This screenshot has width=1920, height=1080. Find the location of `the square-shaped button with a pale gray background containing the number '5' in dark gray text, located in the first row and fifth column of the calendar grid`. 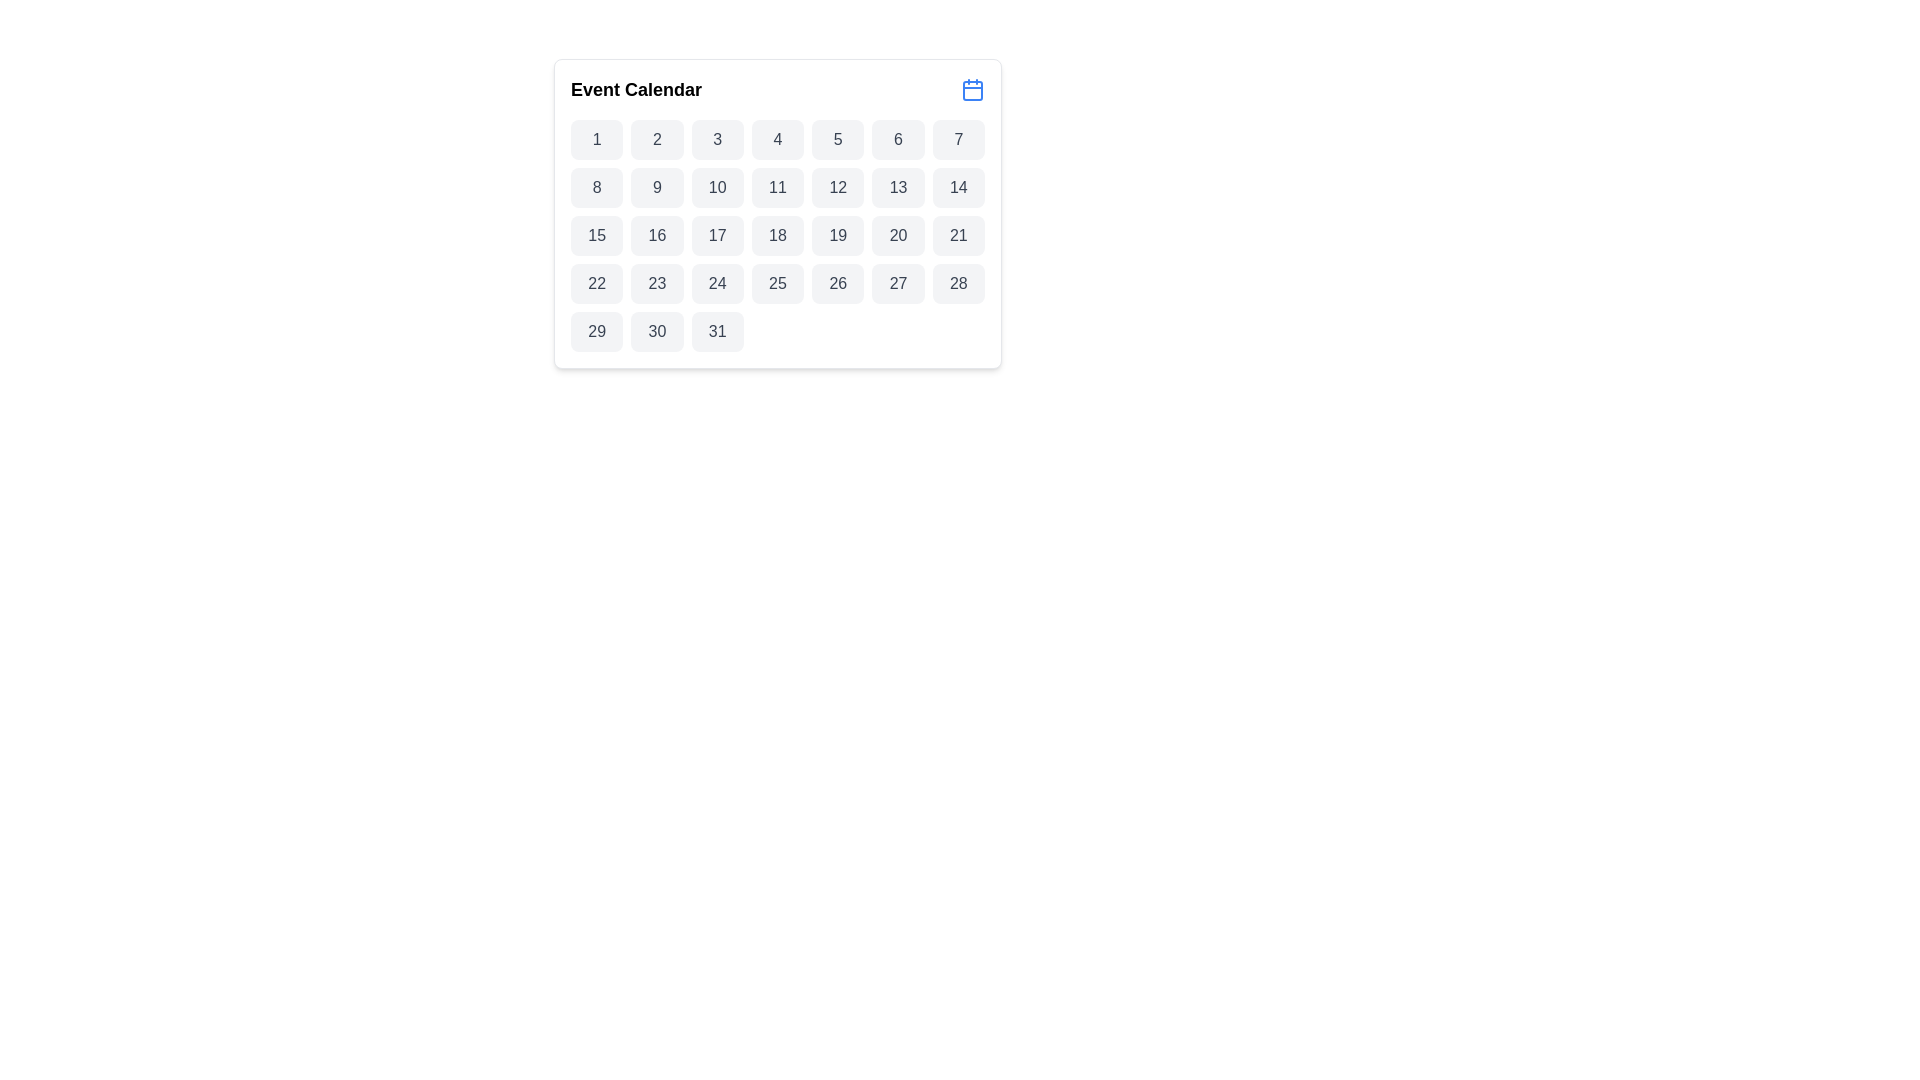

the square-shaped button with a pale gray background containing the number '5' in dark gray text, located in the first row and fifth column of the calendar grid is located at coordinates (838, 138).